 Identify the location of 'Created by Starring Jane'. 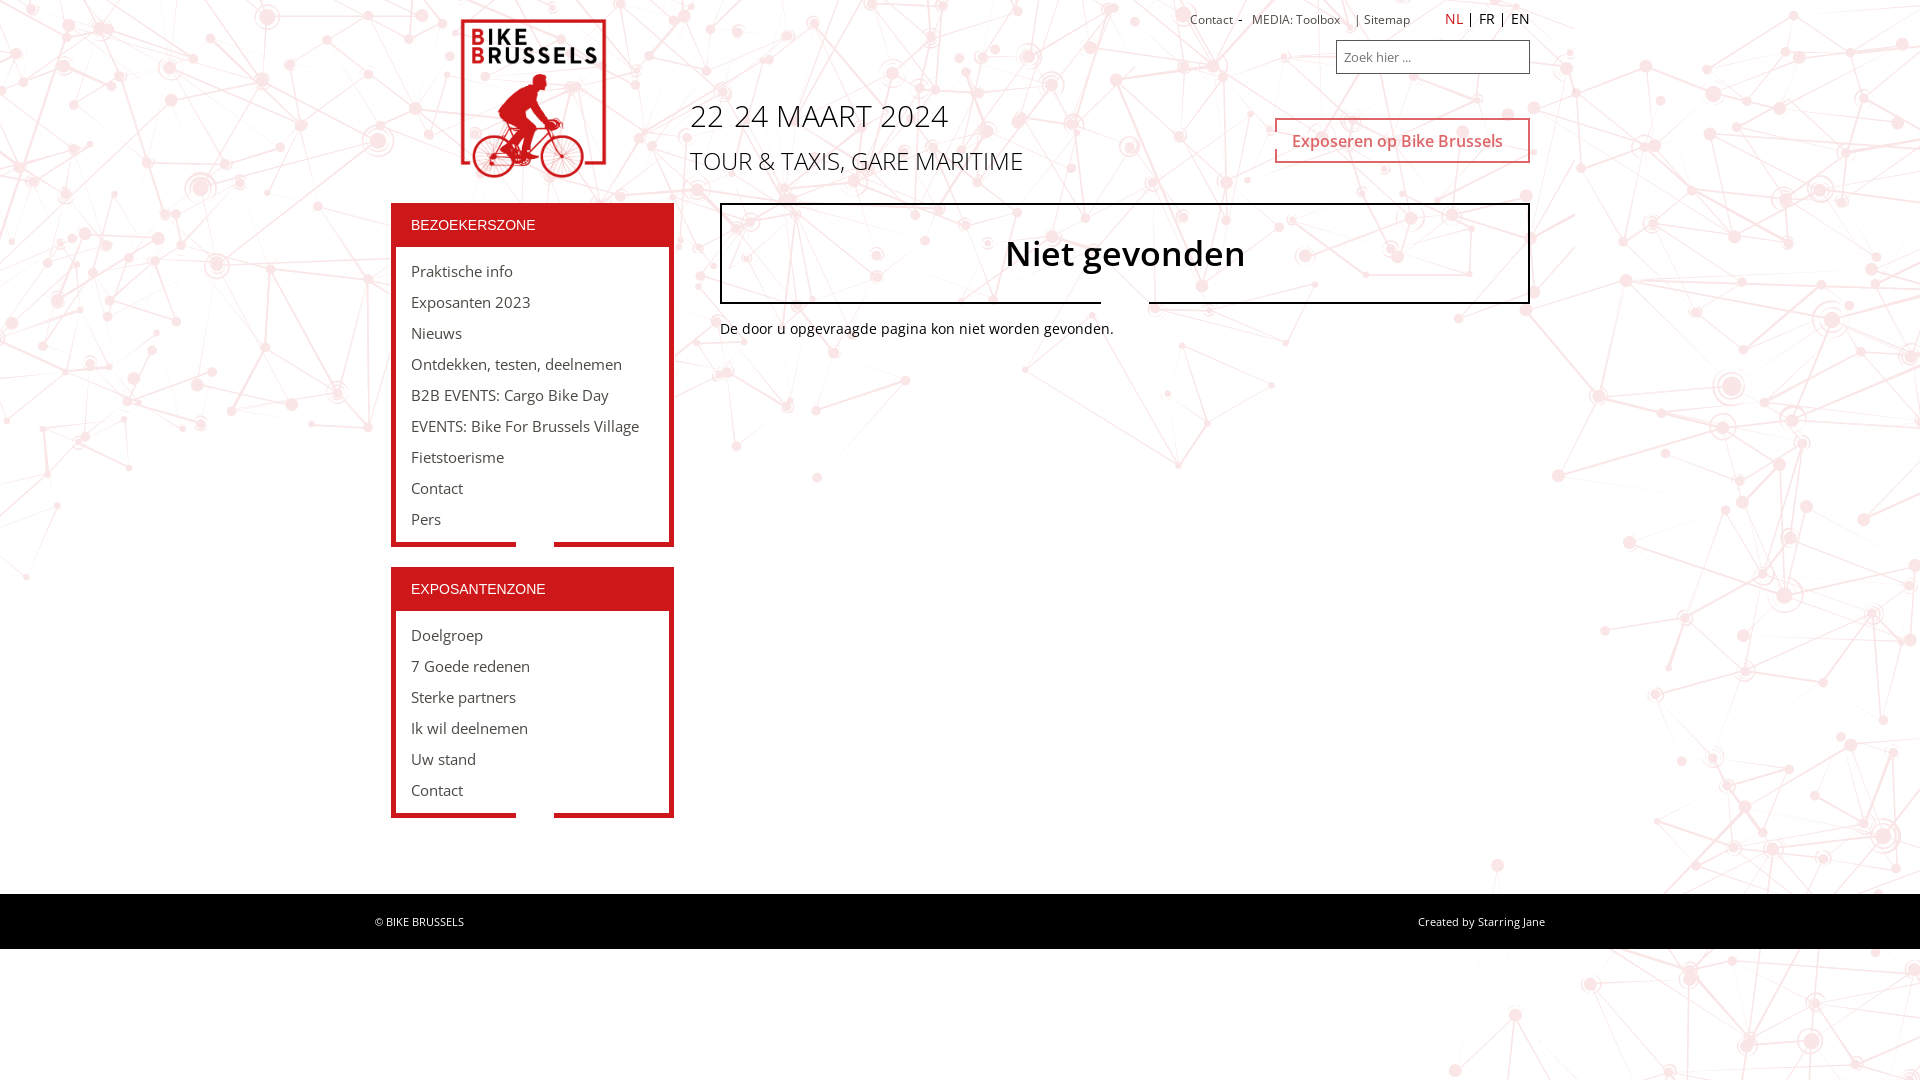
(1481, 921).